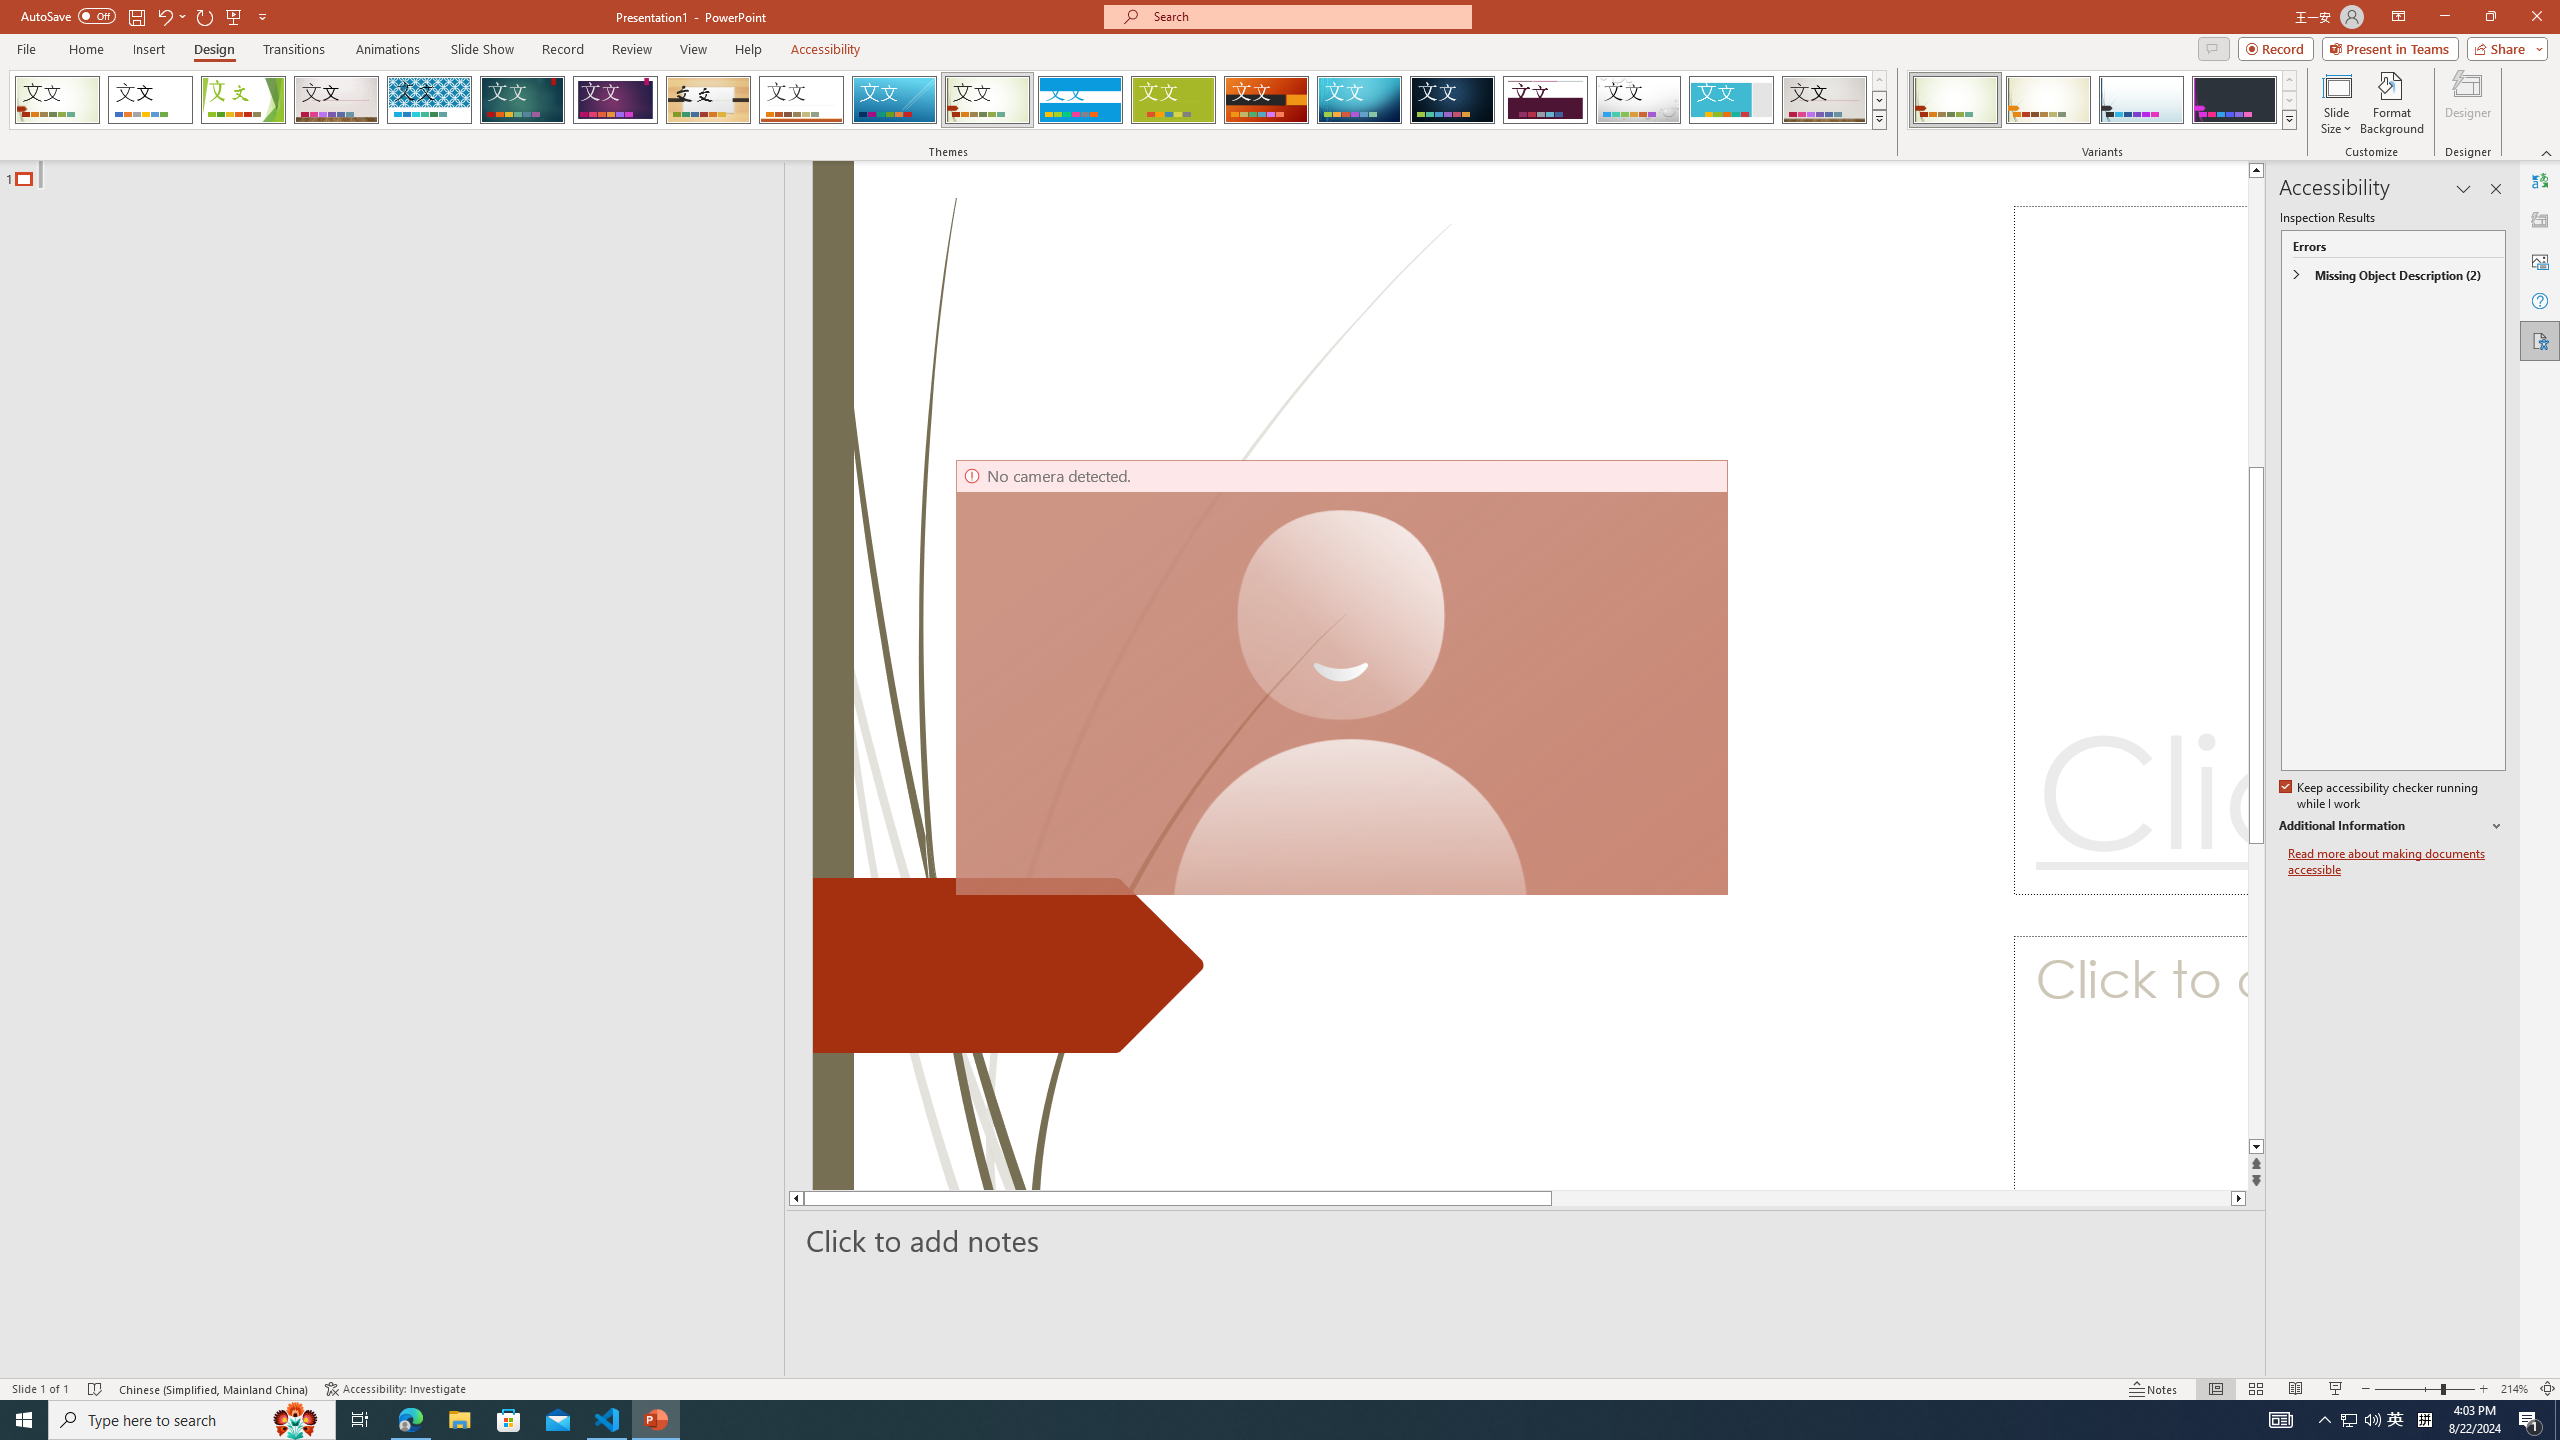 The image size is (2560, 1440). I want to click on 'Integral', so click(429, 99).